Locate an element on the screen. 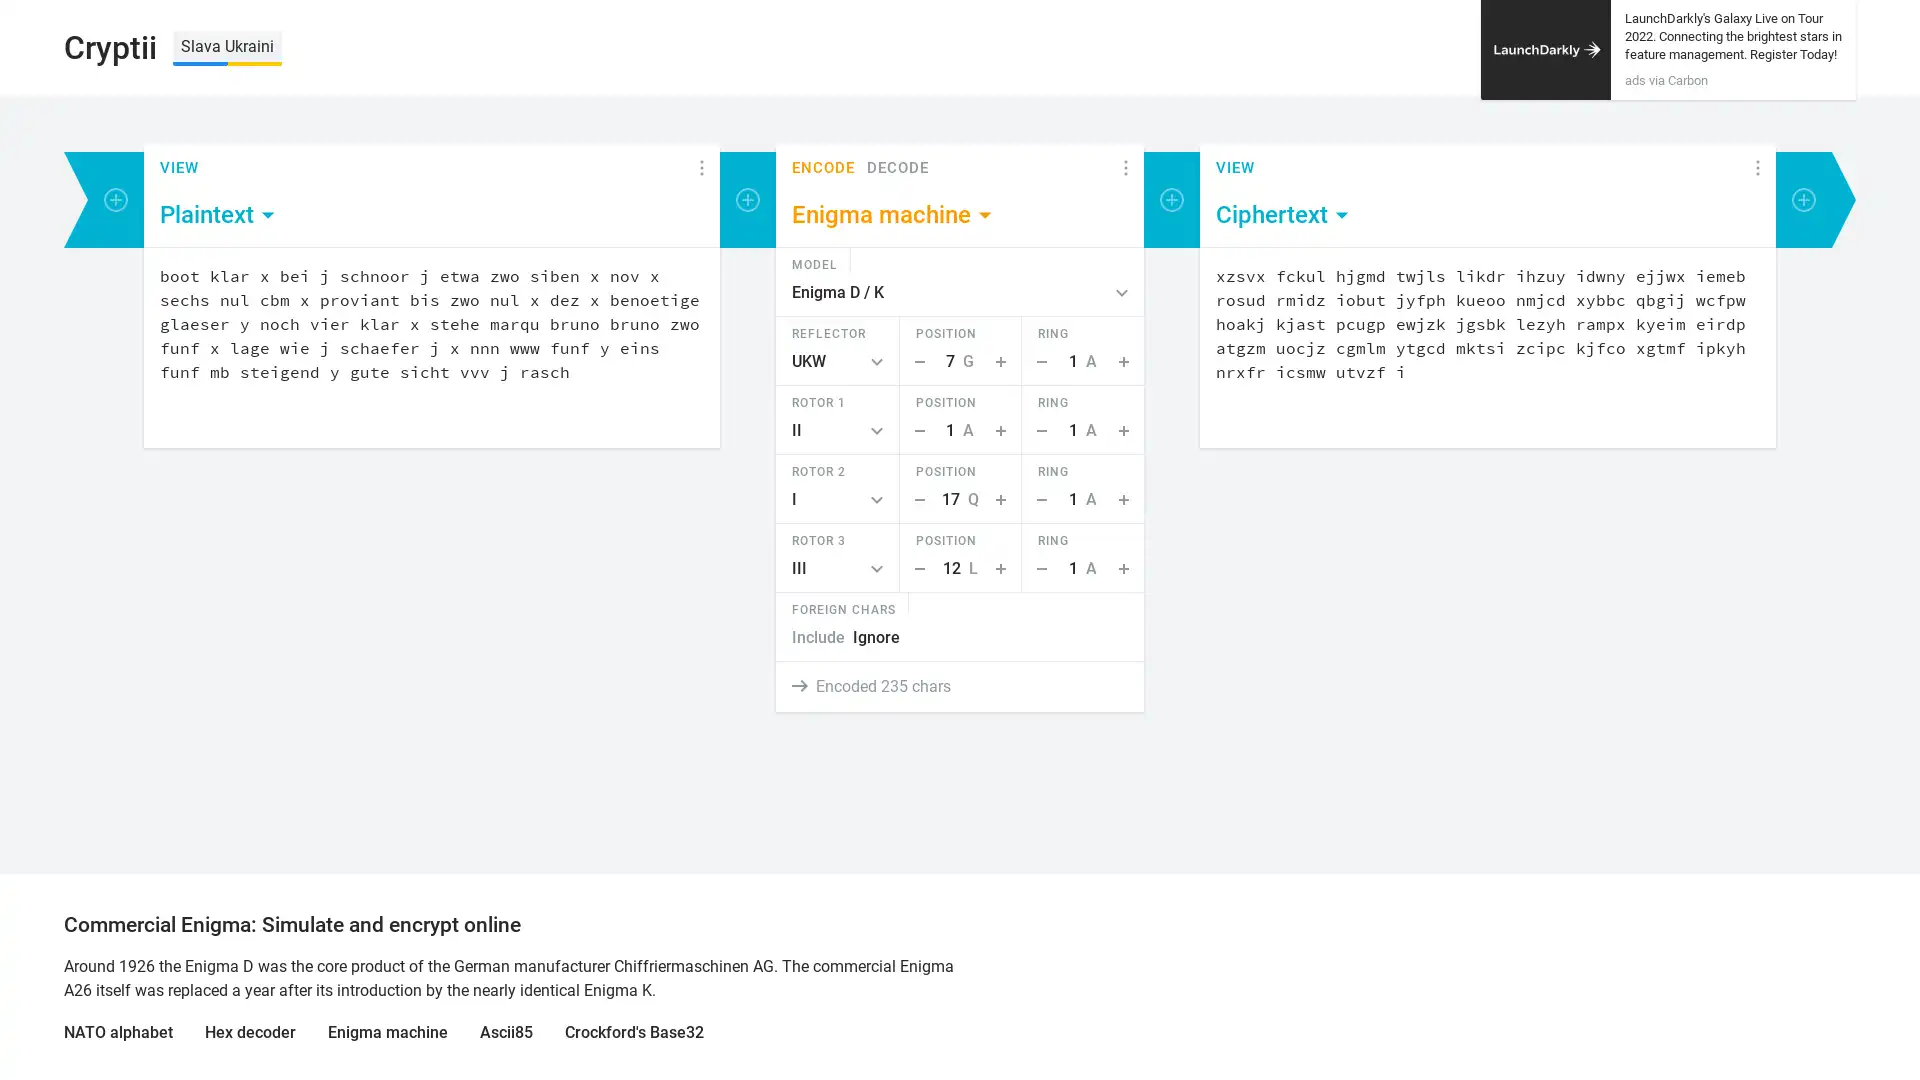  Step Up is located at coordinates (1127, 362).